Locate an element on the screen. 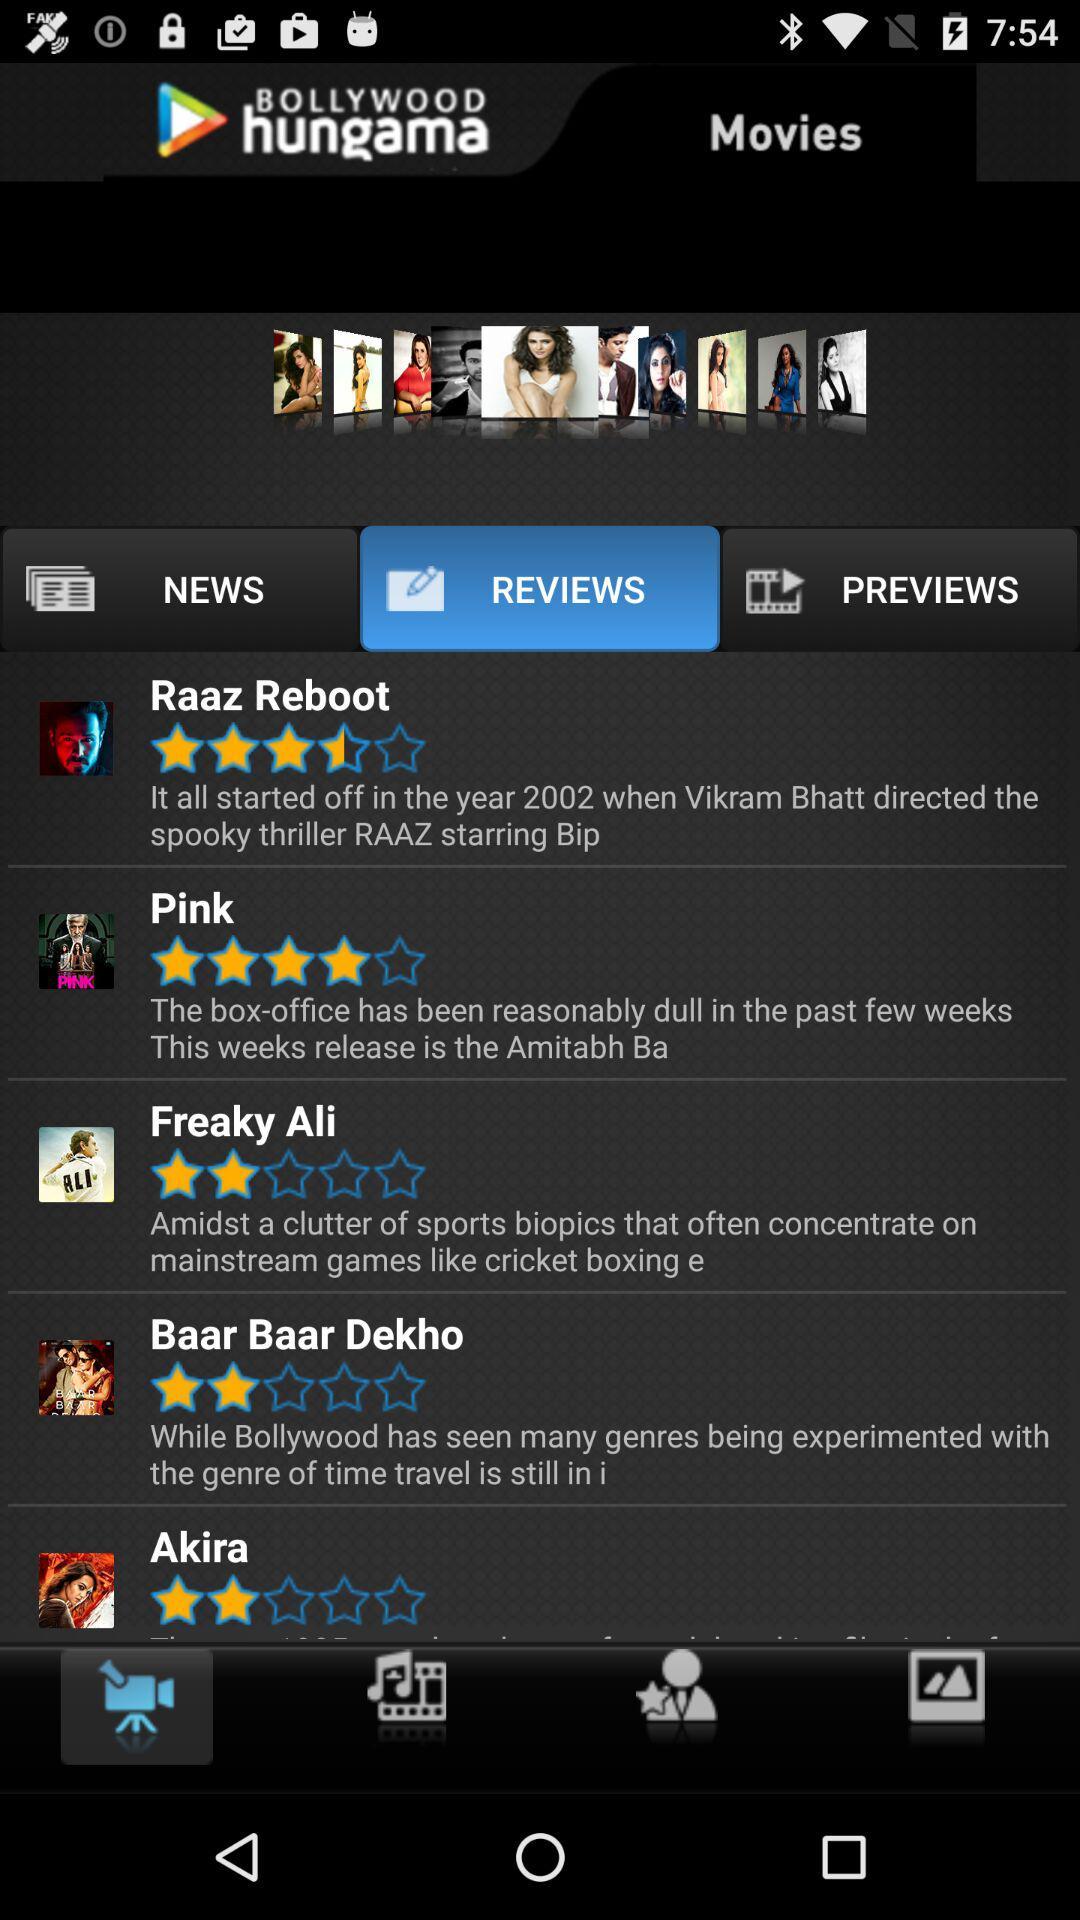 The height and width of the screenshot is (1920, 1080). the image of freaky ali is located at coordinates (75, 1164).